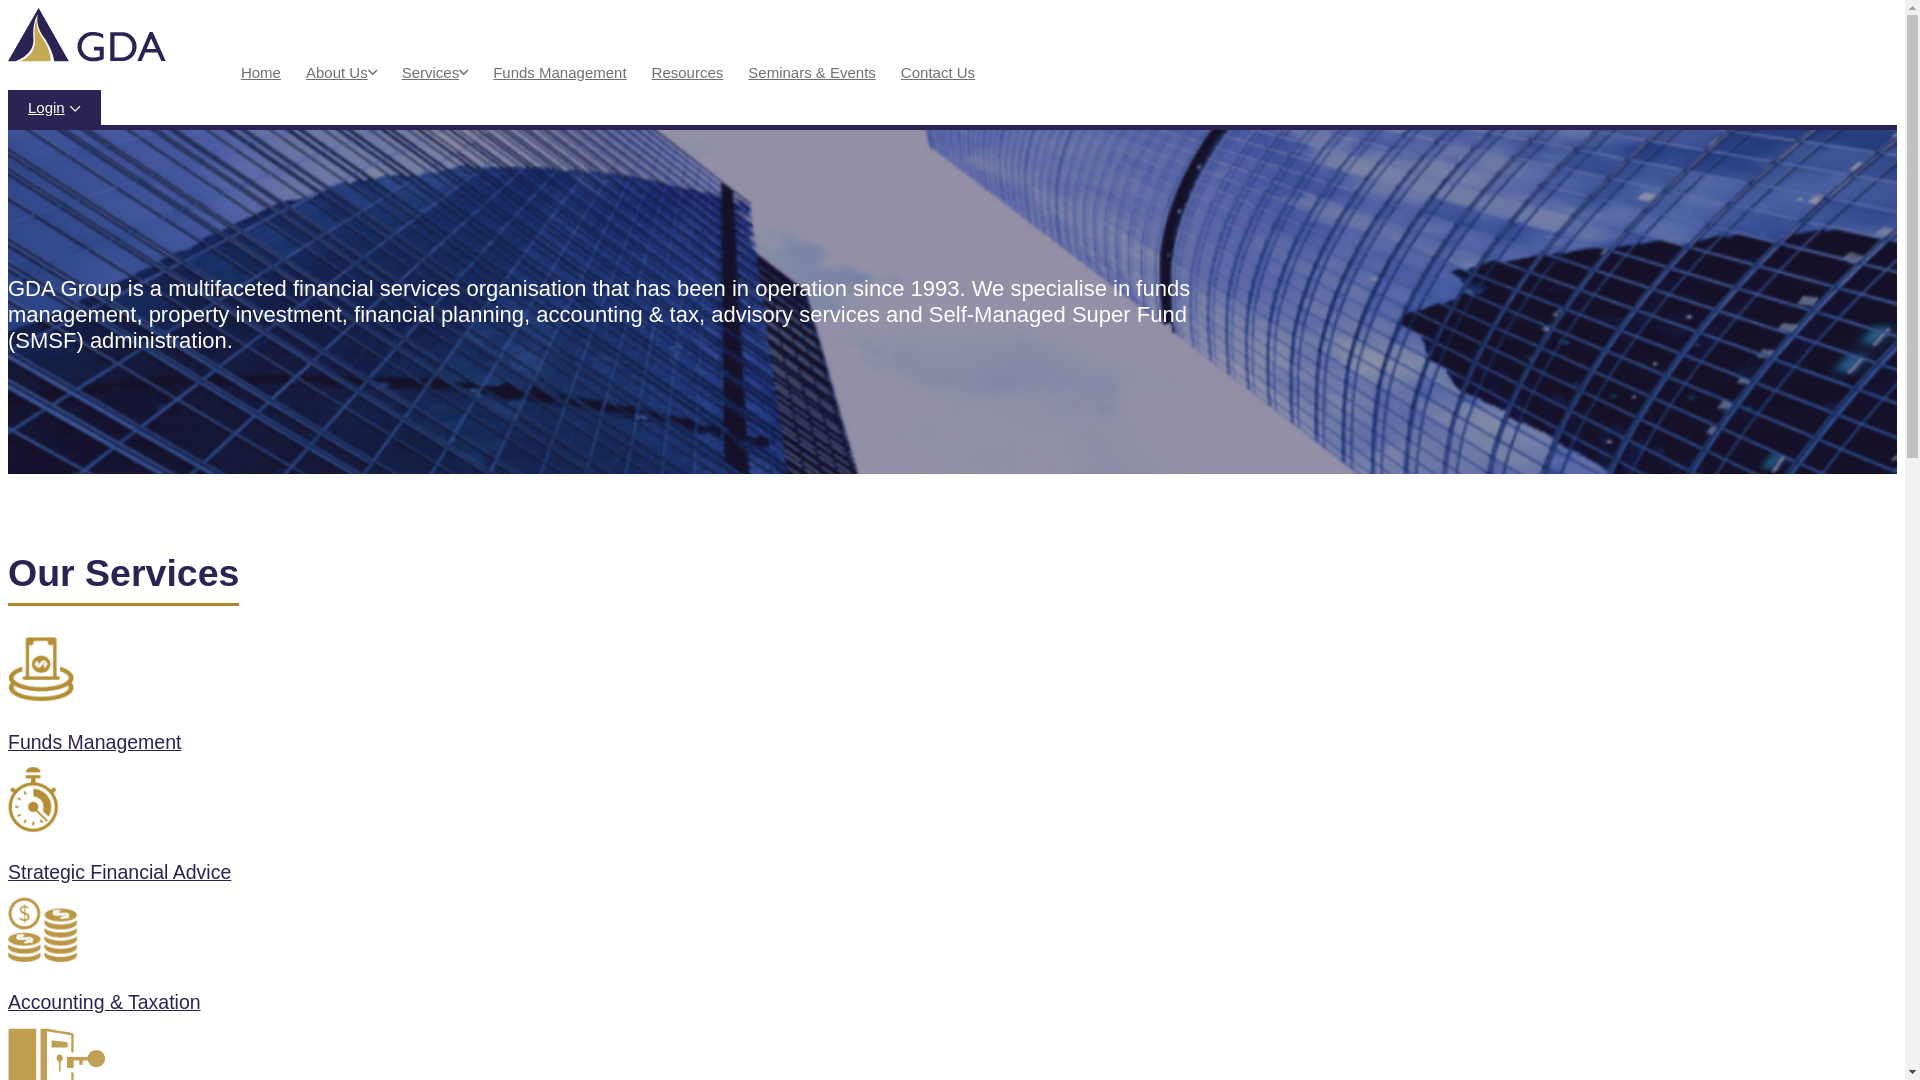  Describe the element at coordinates (607, 960) in the screenshot. I see `'Accounting & Taxation'` at that location.